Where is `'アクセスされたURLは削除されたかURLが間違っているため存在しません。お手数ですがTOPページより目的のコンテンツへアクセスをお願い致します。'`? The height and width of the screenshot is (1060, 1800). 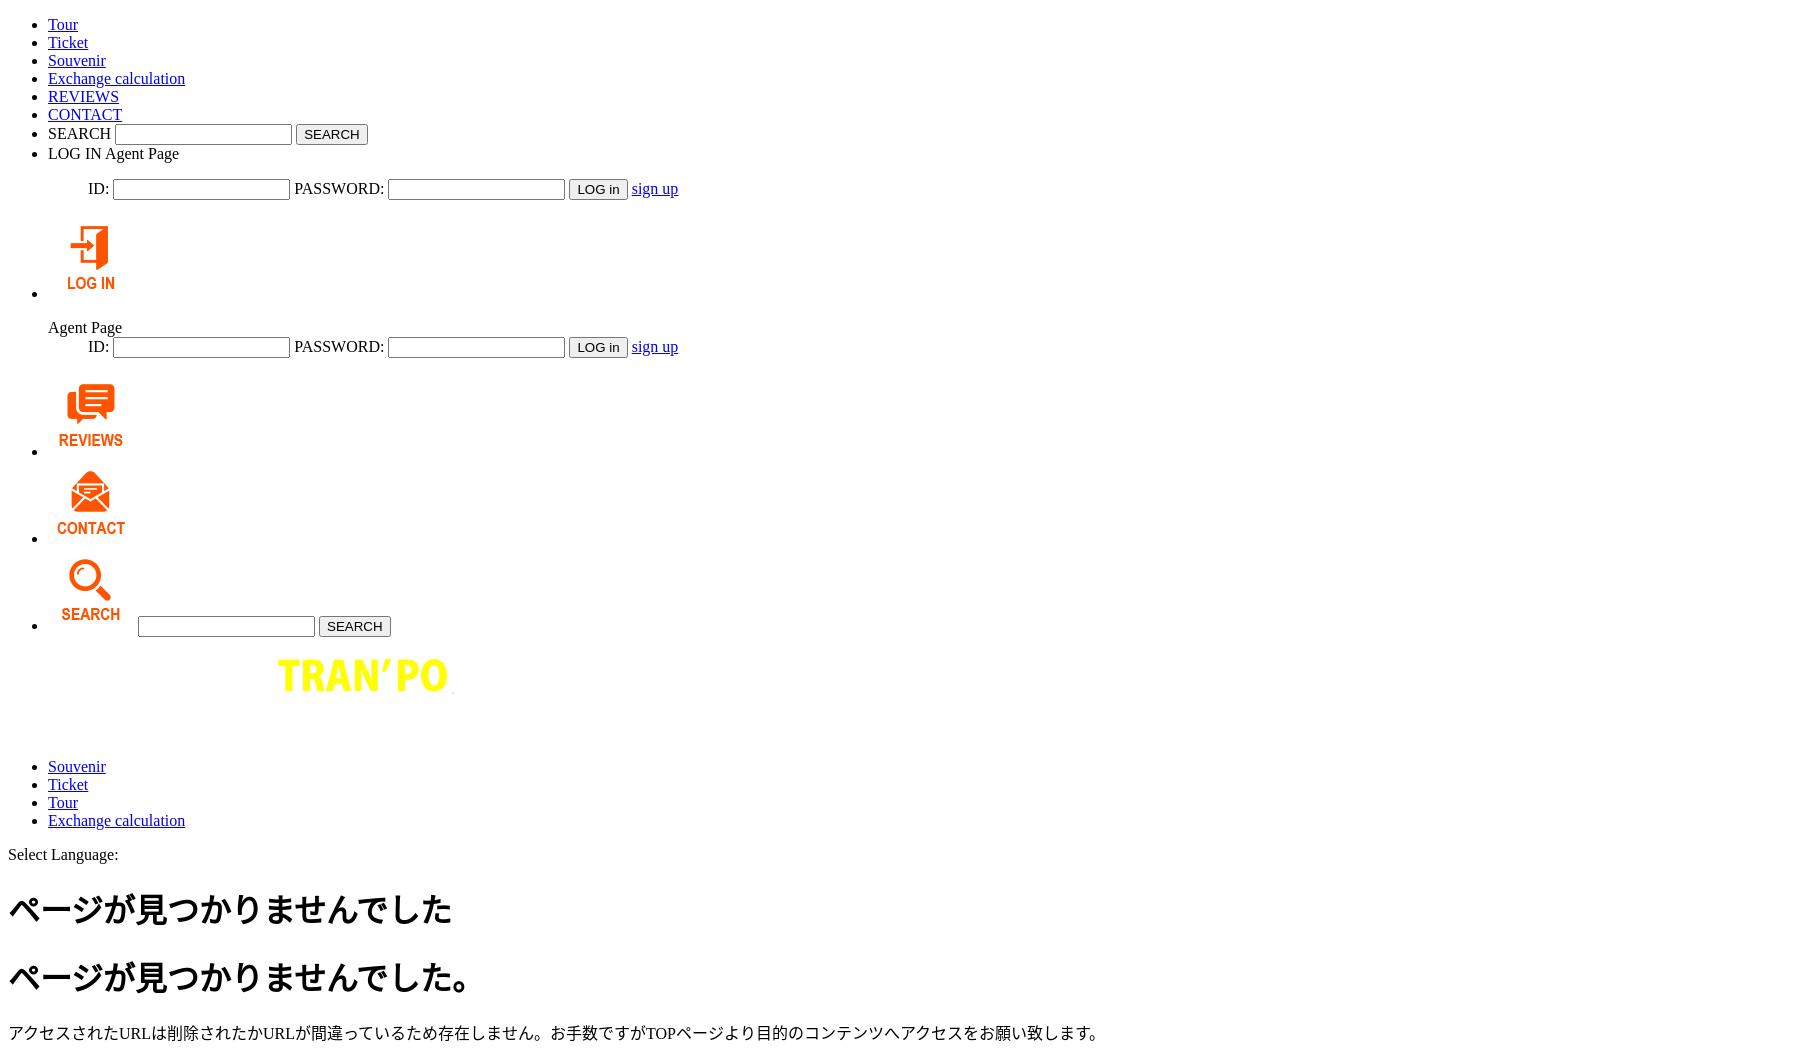 'アクセスされたURLは削除されたかURLが間違っているため存在しません。お手数ですがTOPページより目的のコンテンツへアクセスをお願い致します。' is located at coordinates (555, 1032).